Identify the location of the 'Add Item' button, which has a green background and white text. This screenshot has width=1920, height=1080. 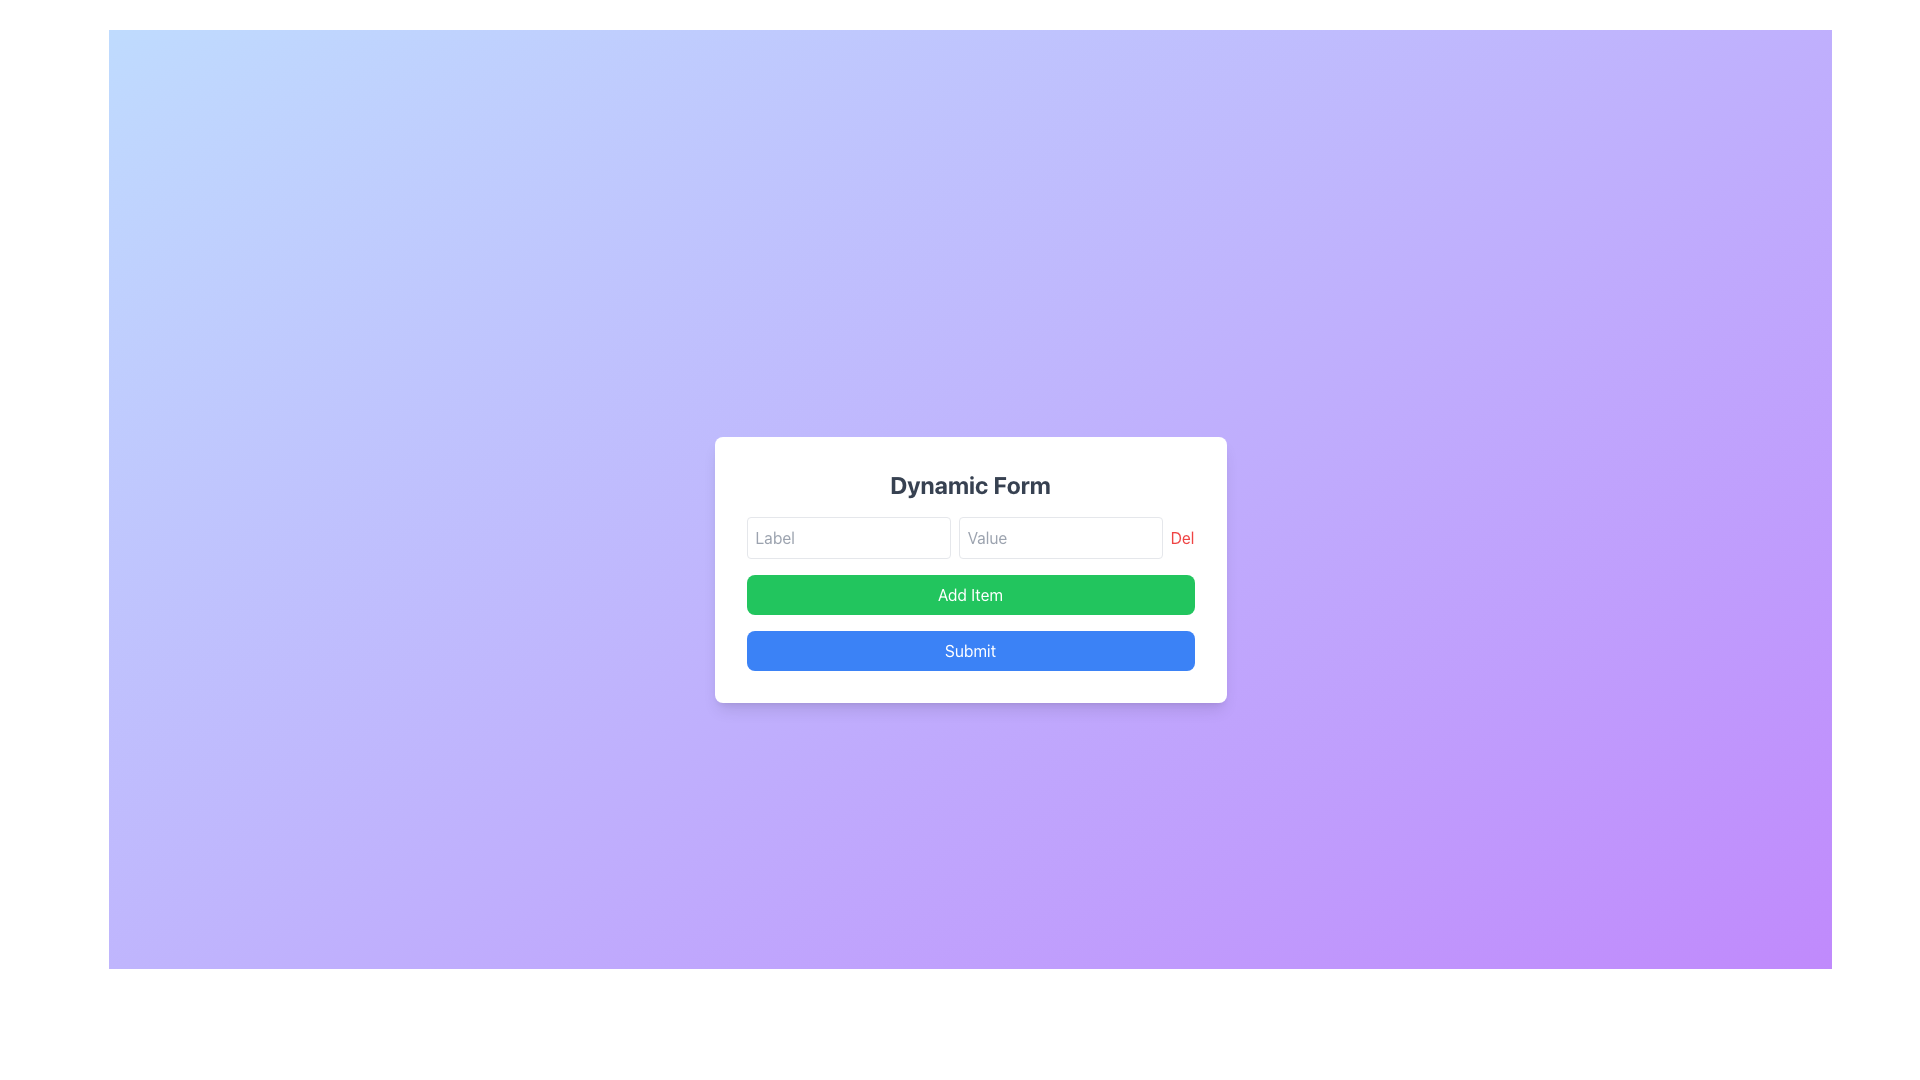
(970, 593).